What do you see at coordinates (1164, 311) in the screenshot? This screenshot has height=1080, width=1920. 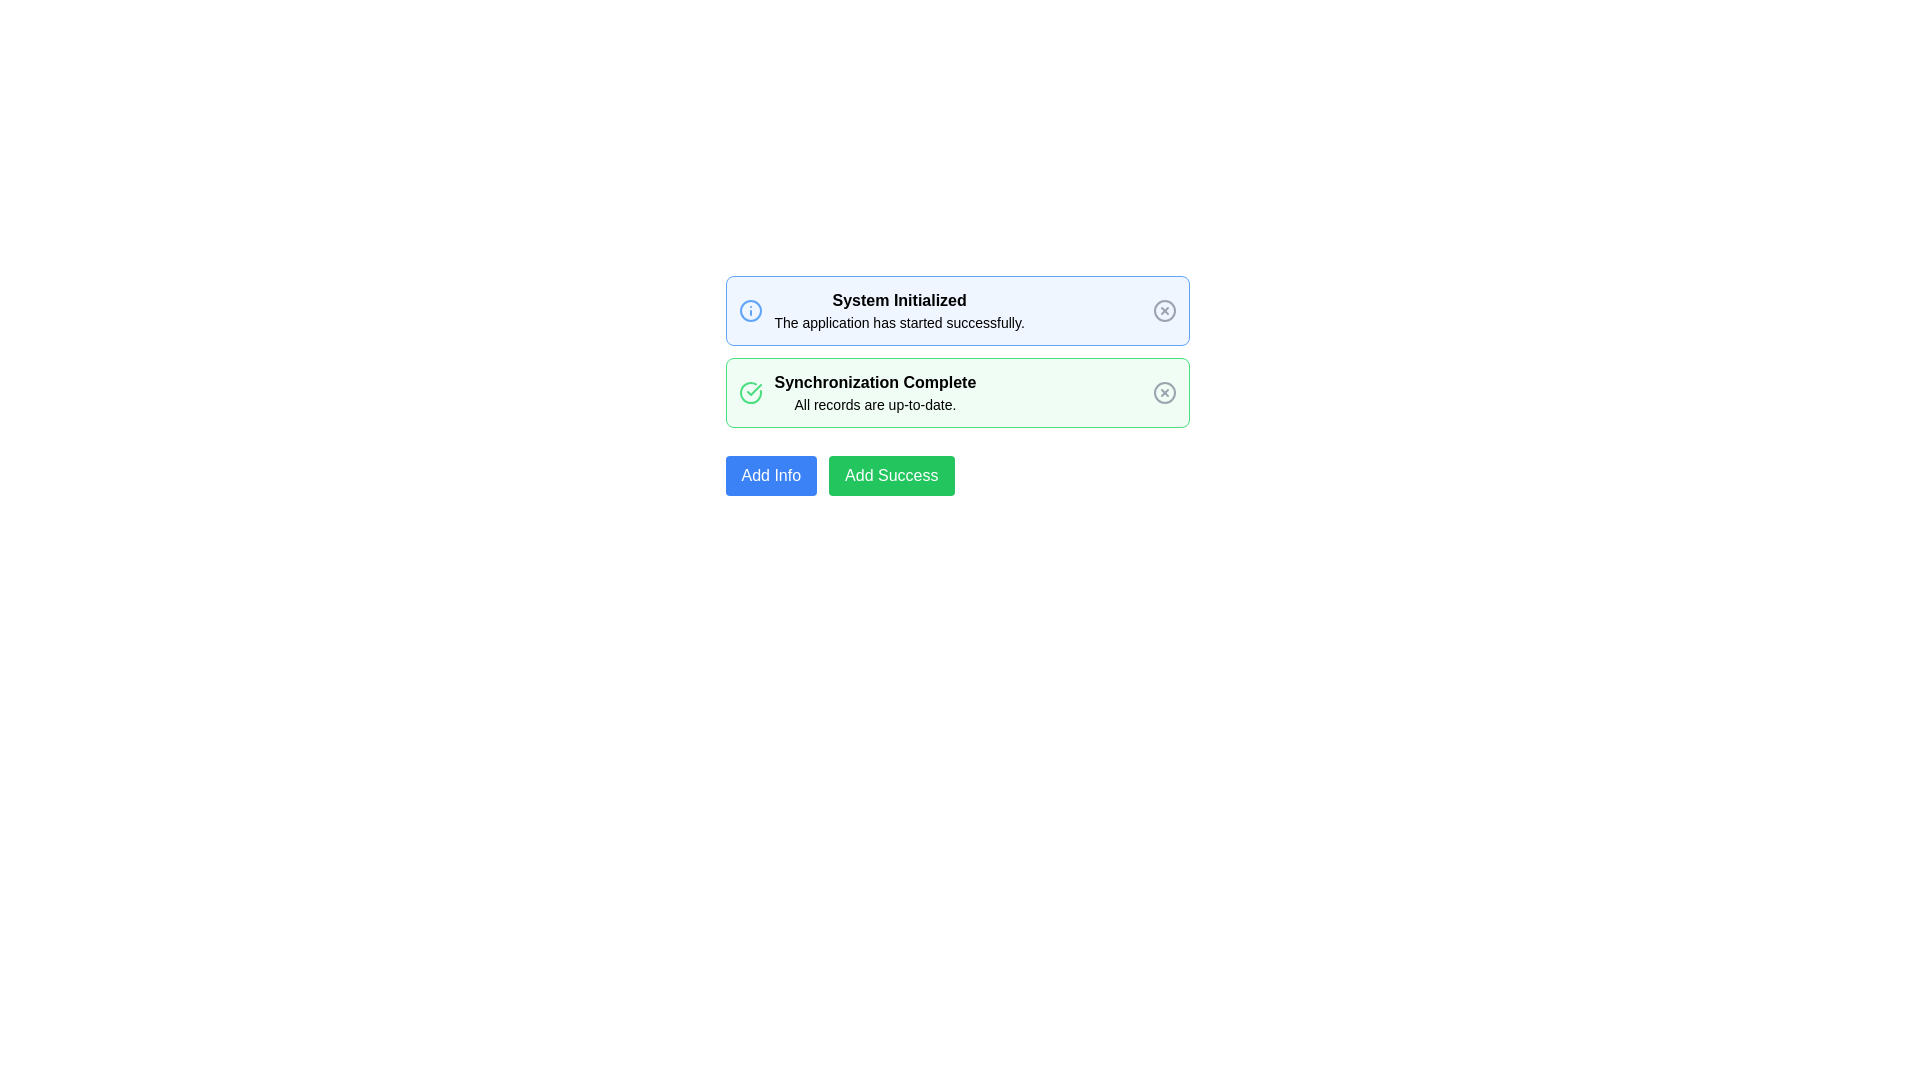 I see `the dismiss button located on the right side of the blue notification box titled 'System Initialized' to change its color` at bounding box center [1164, 311].